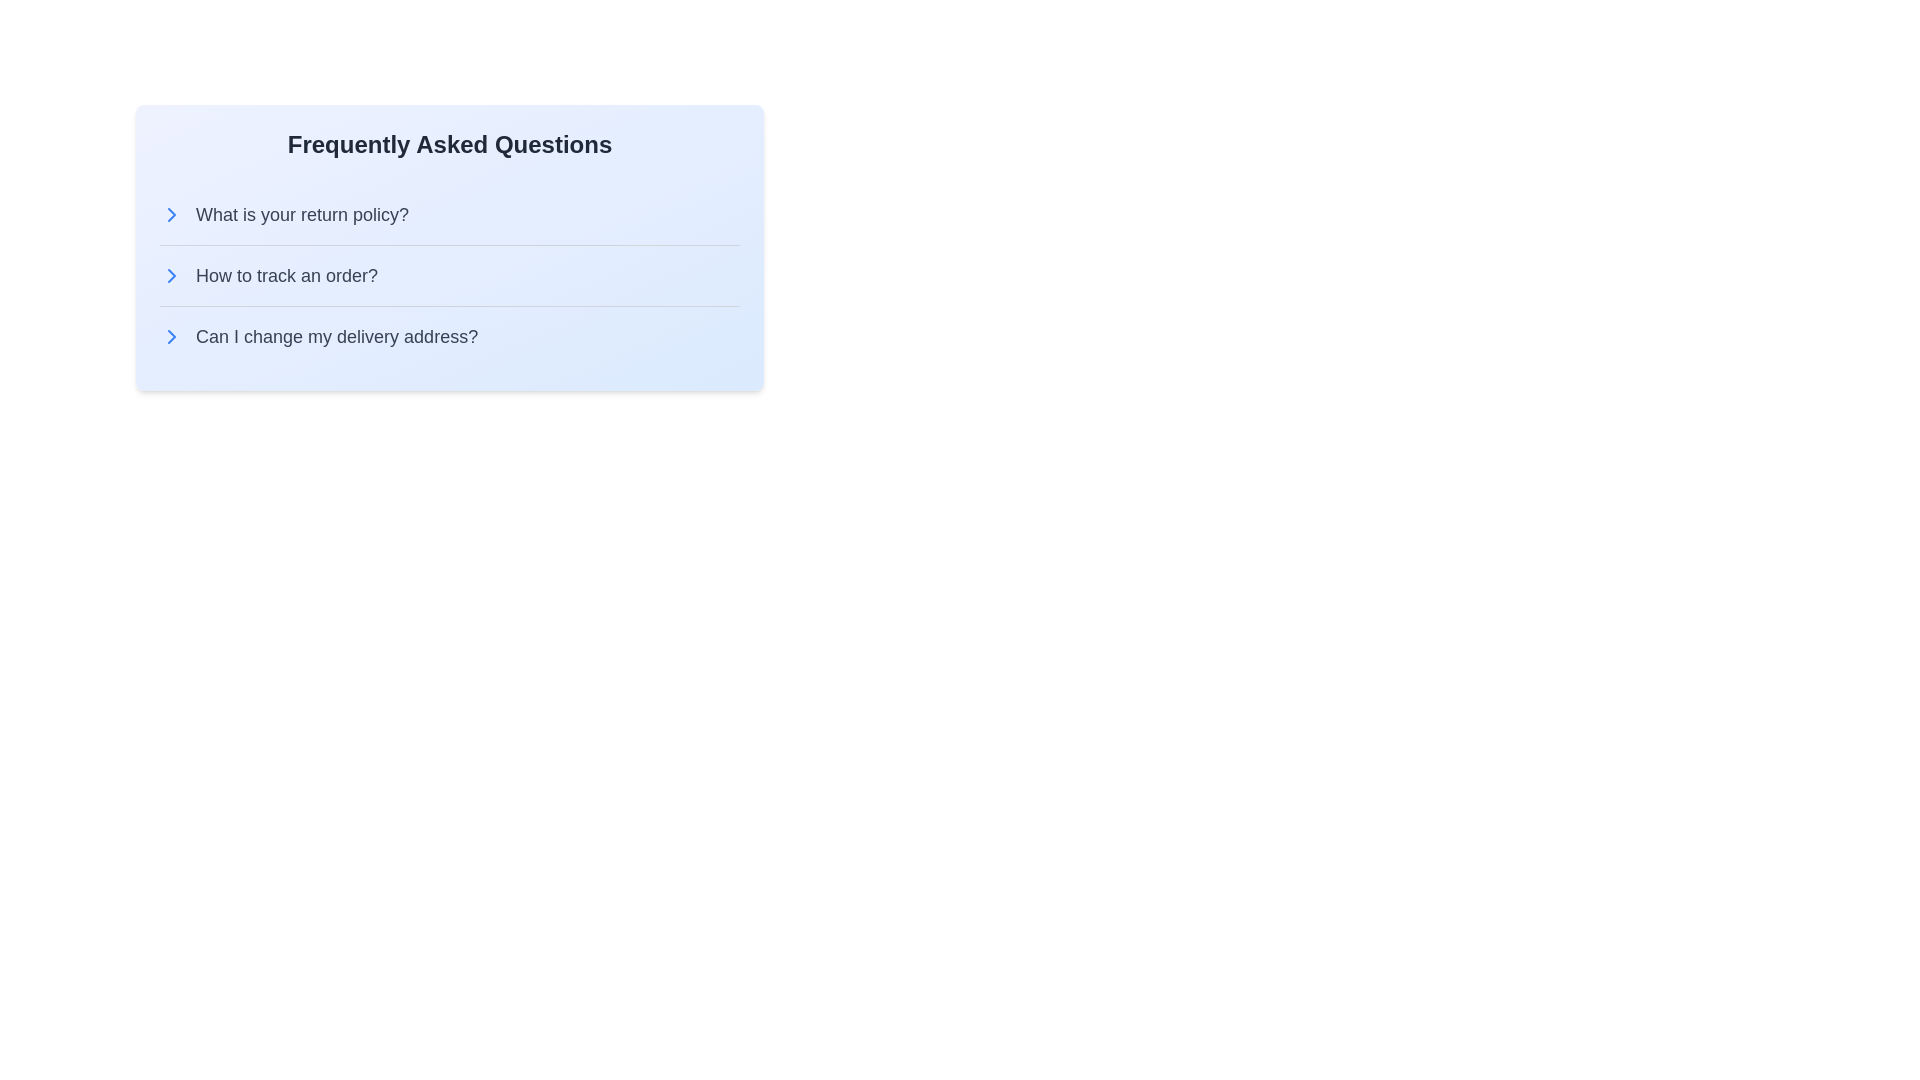  I want to click on the button labeled 'Can I change my delivery address?' which is styled as a light blue rectangular block and located in the Frequently Asked Questions section, so click(449, 335).